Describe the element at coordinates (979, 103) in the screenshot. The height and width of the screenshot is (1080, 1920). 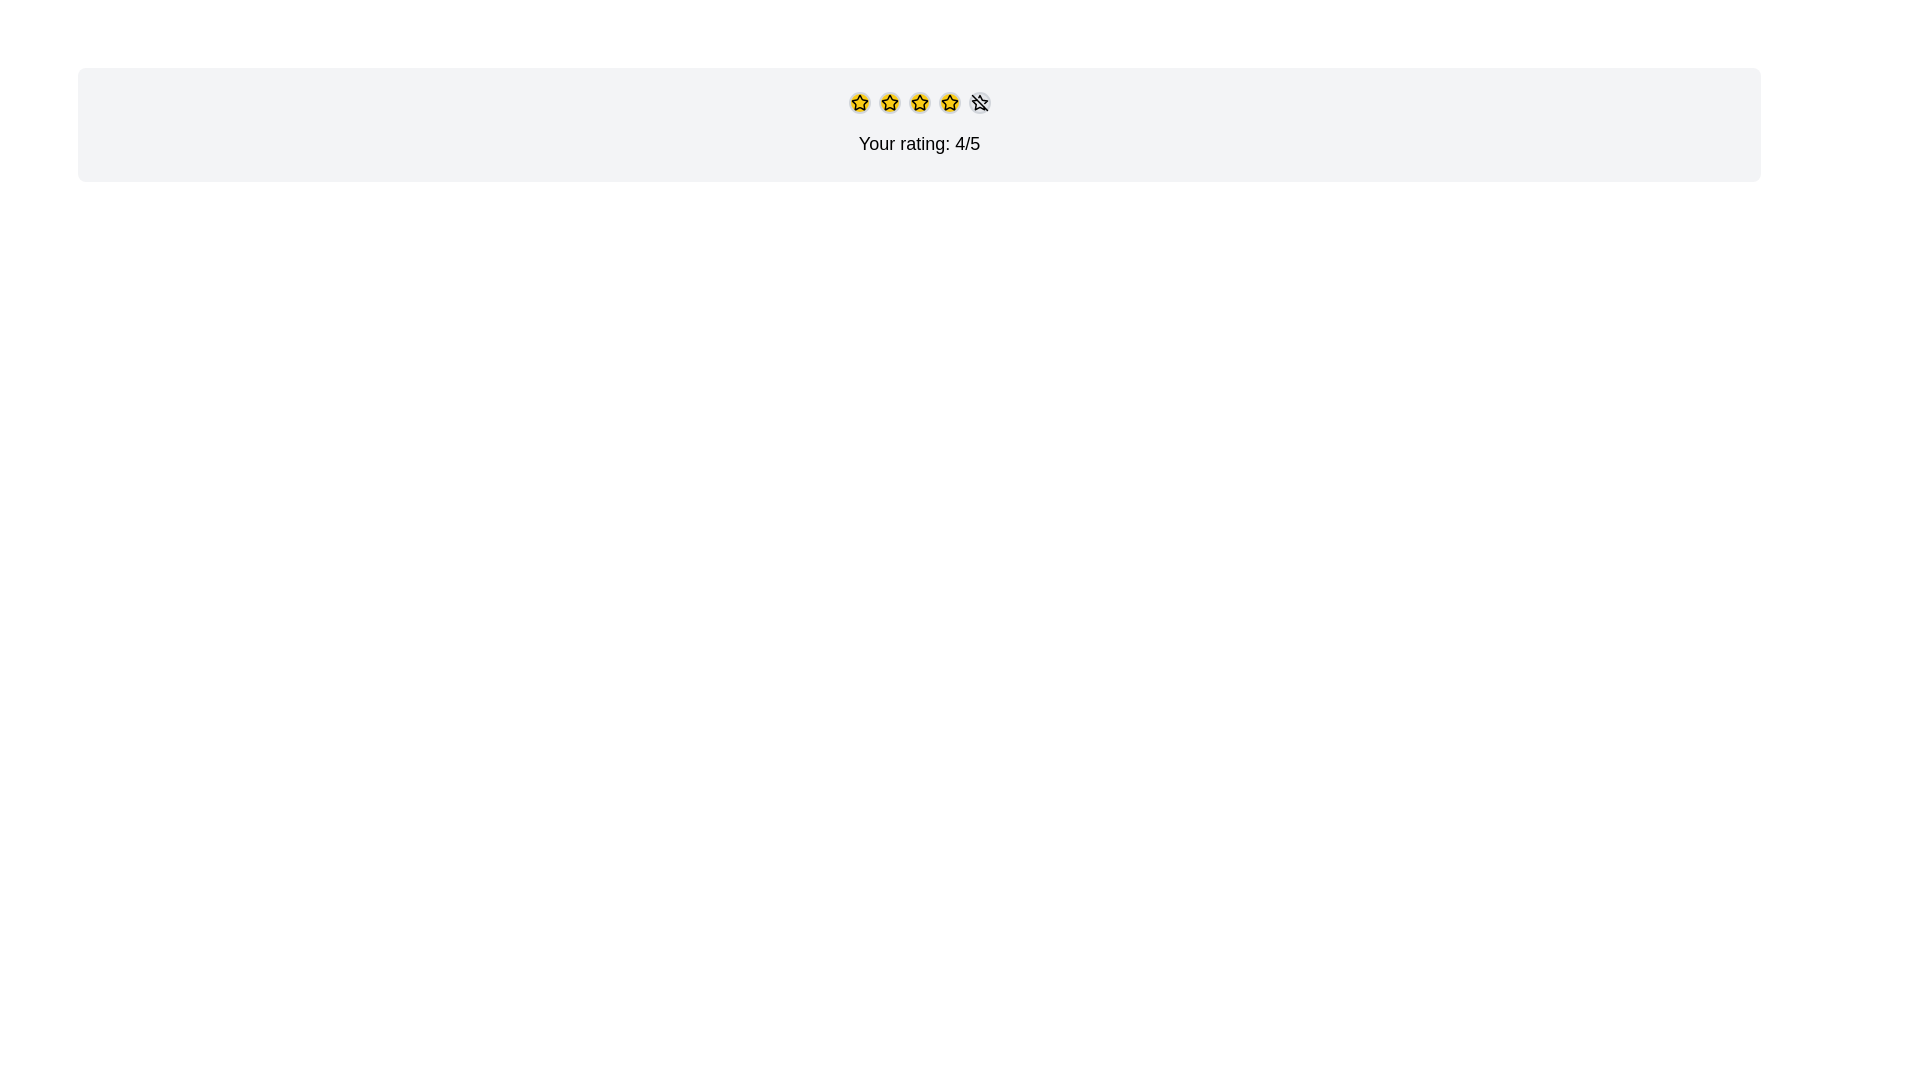
I see `the deactivated rating star icon, represented as a crossed-out star` at that location.